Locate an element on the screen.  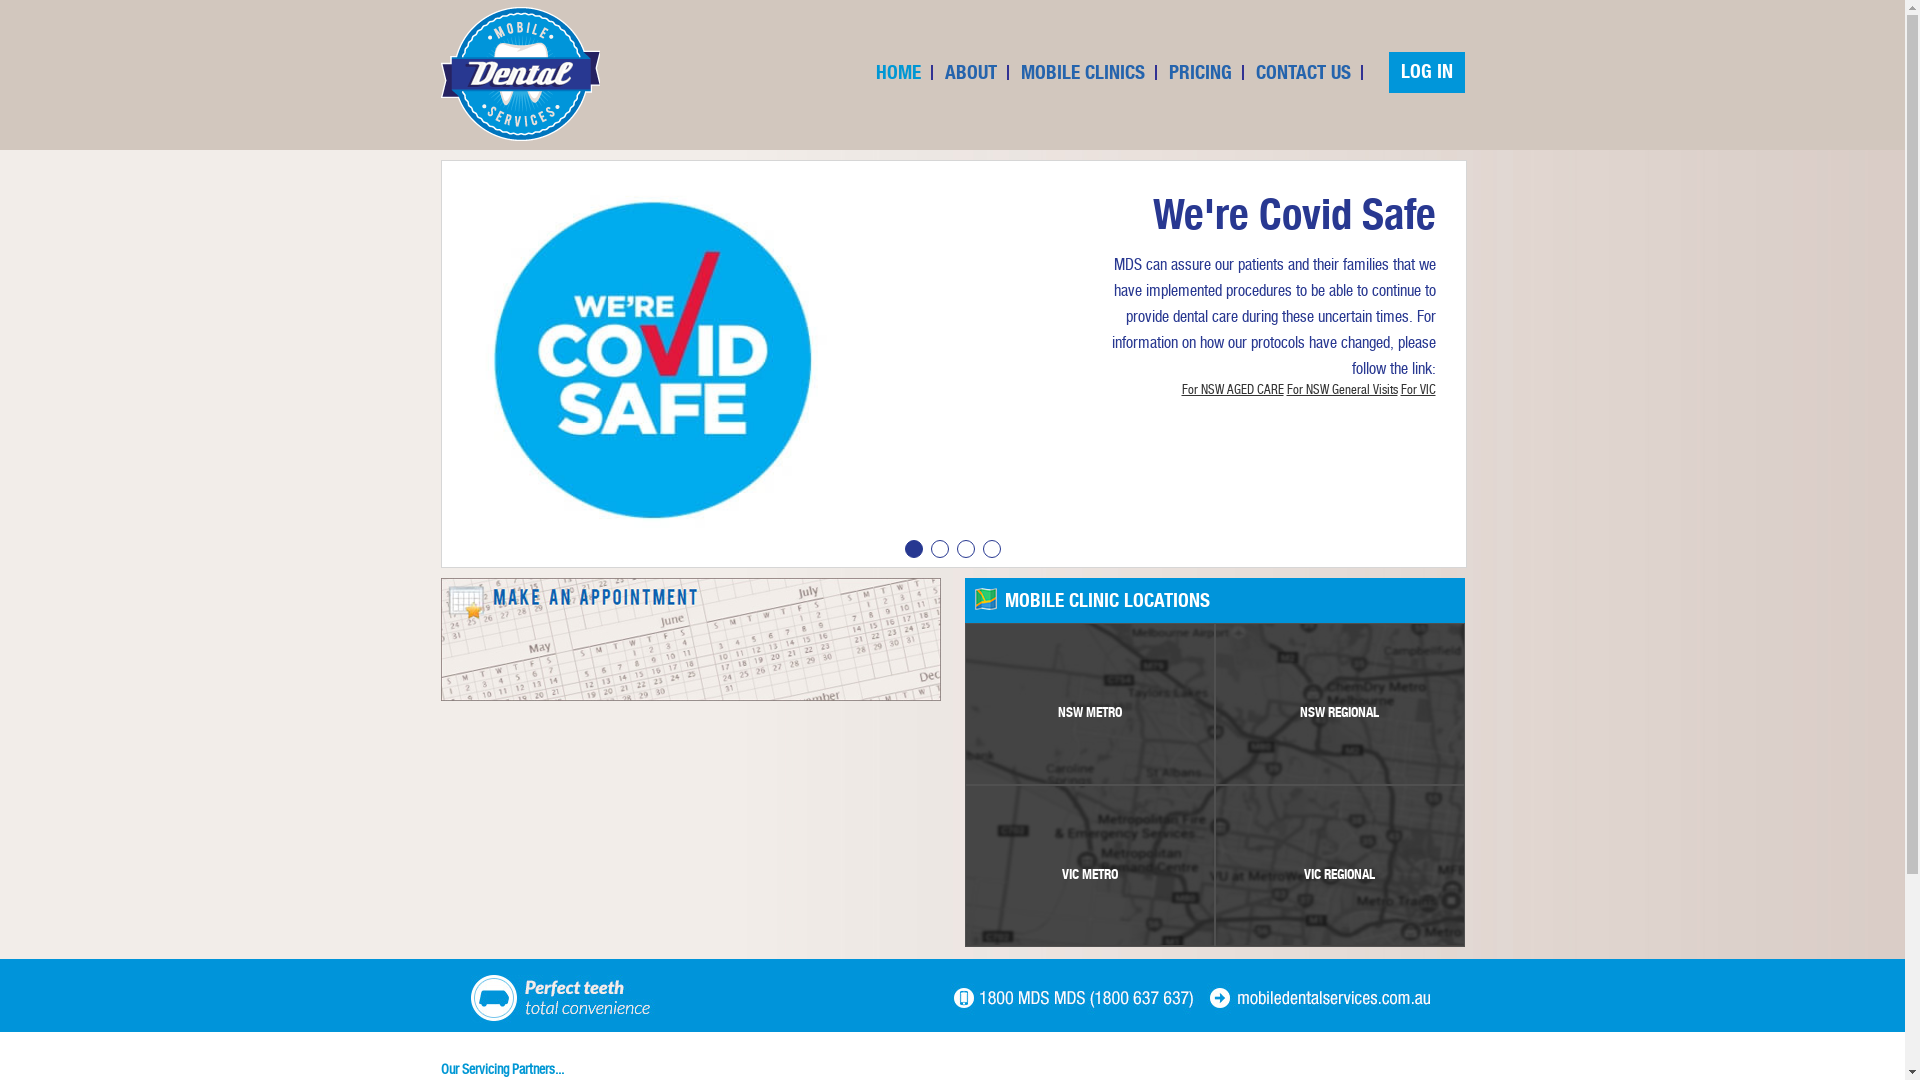
'HOME' is located at coordinates (897, 71).